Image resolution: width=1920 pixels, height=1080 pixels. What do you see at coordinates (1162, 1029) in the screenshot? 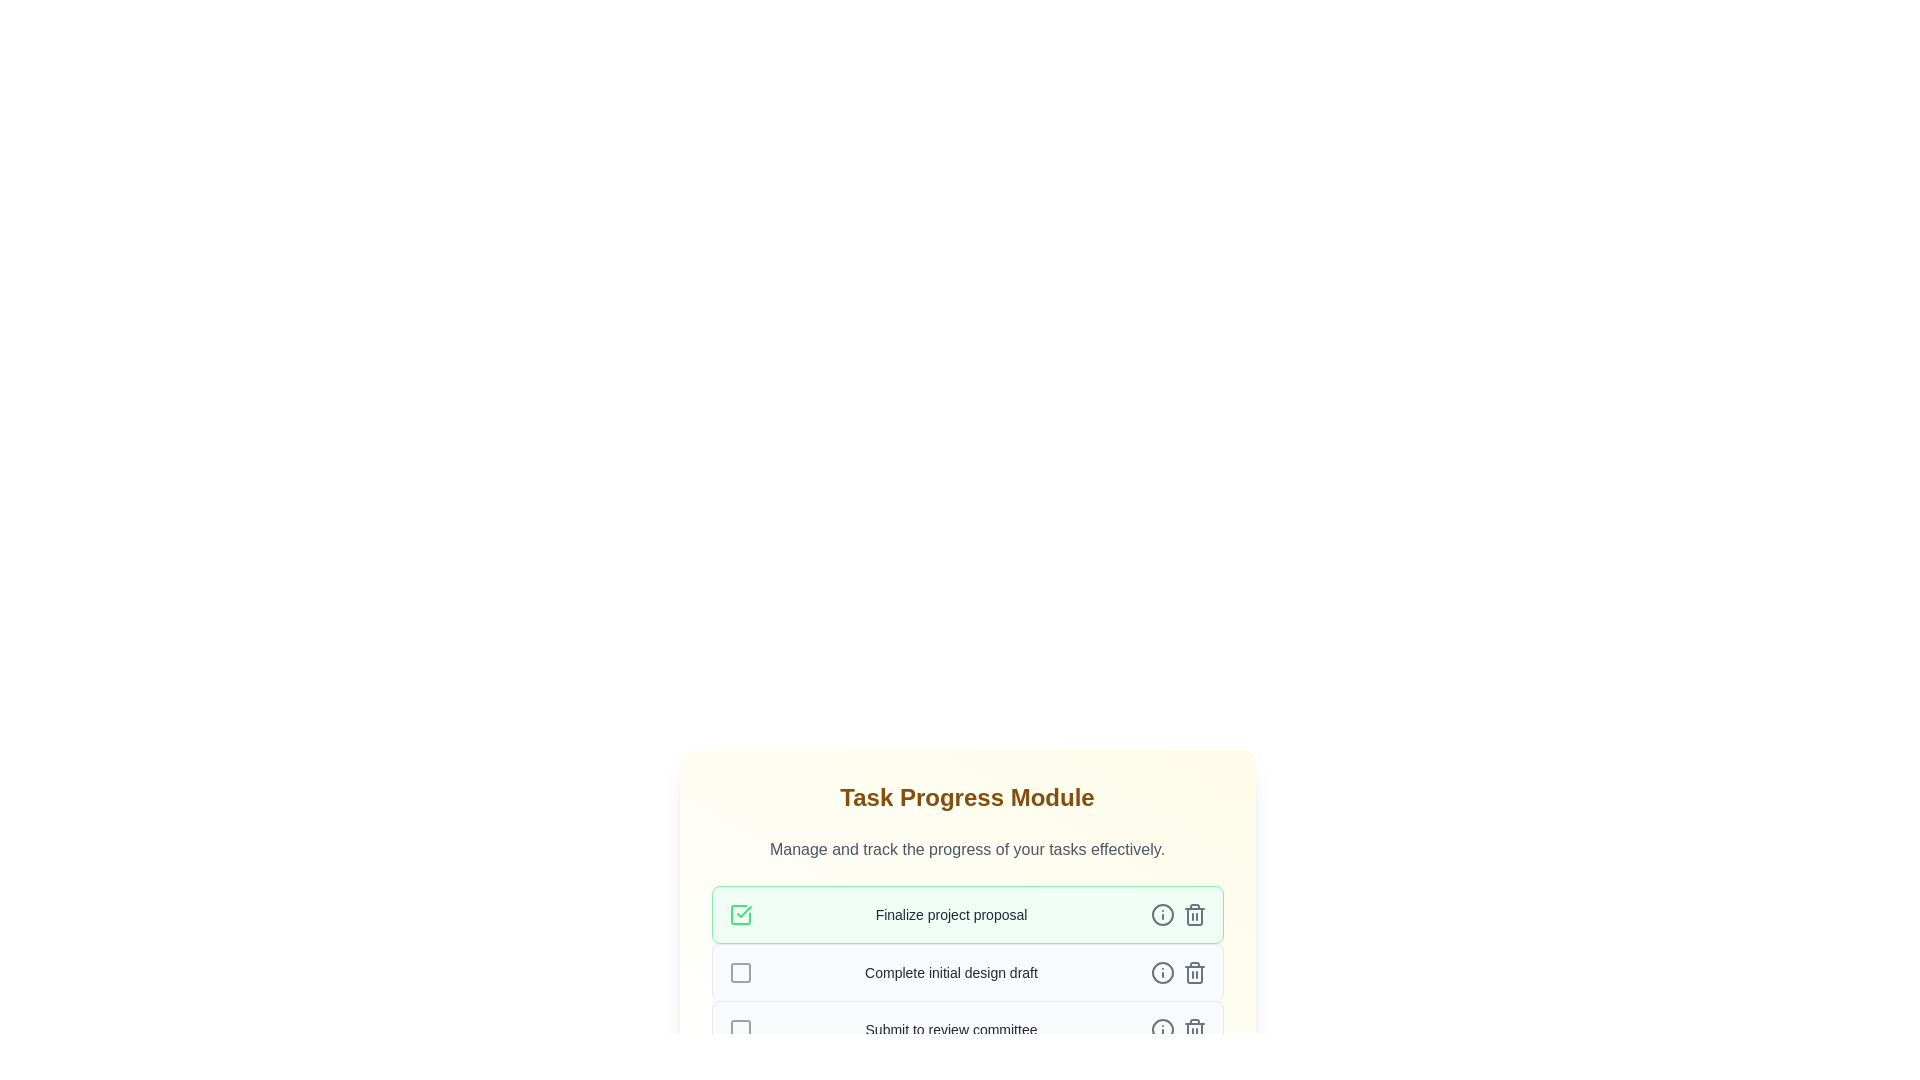
I see `the circular SVG graphic icon located at the bottom-right corner of the interface, which has a thin line stroke forming its boundary` at bounding box center [1162, 1029].